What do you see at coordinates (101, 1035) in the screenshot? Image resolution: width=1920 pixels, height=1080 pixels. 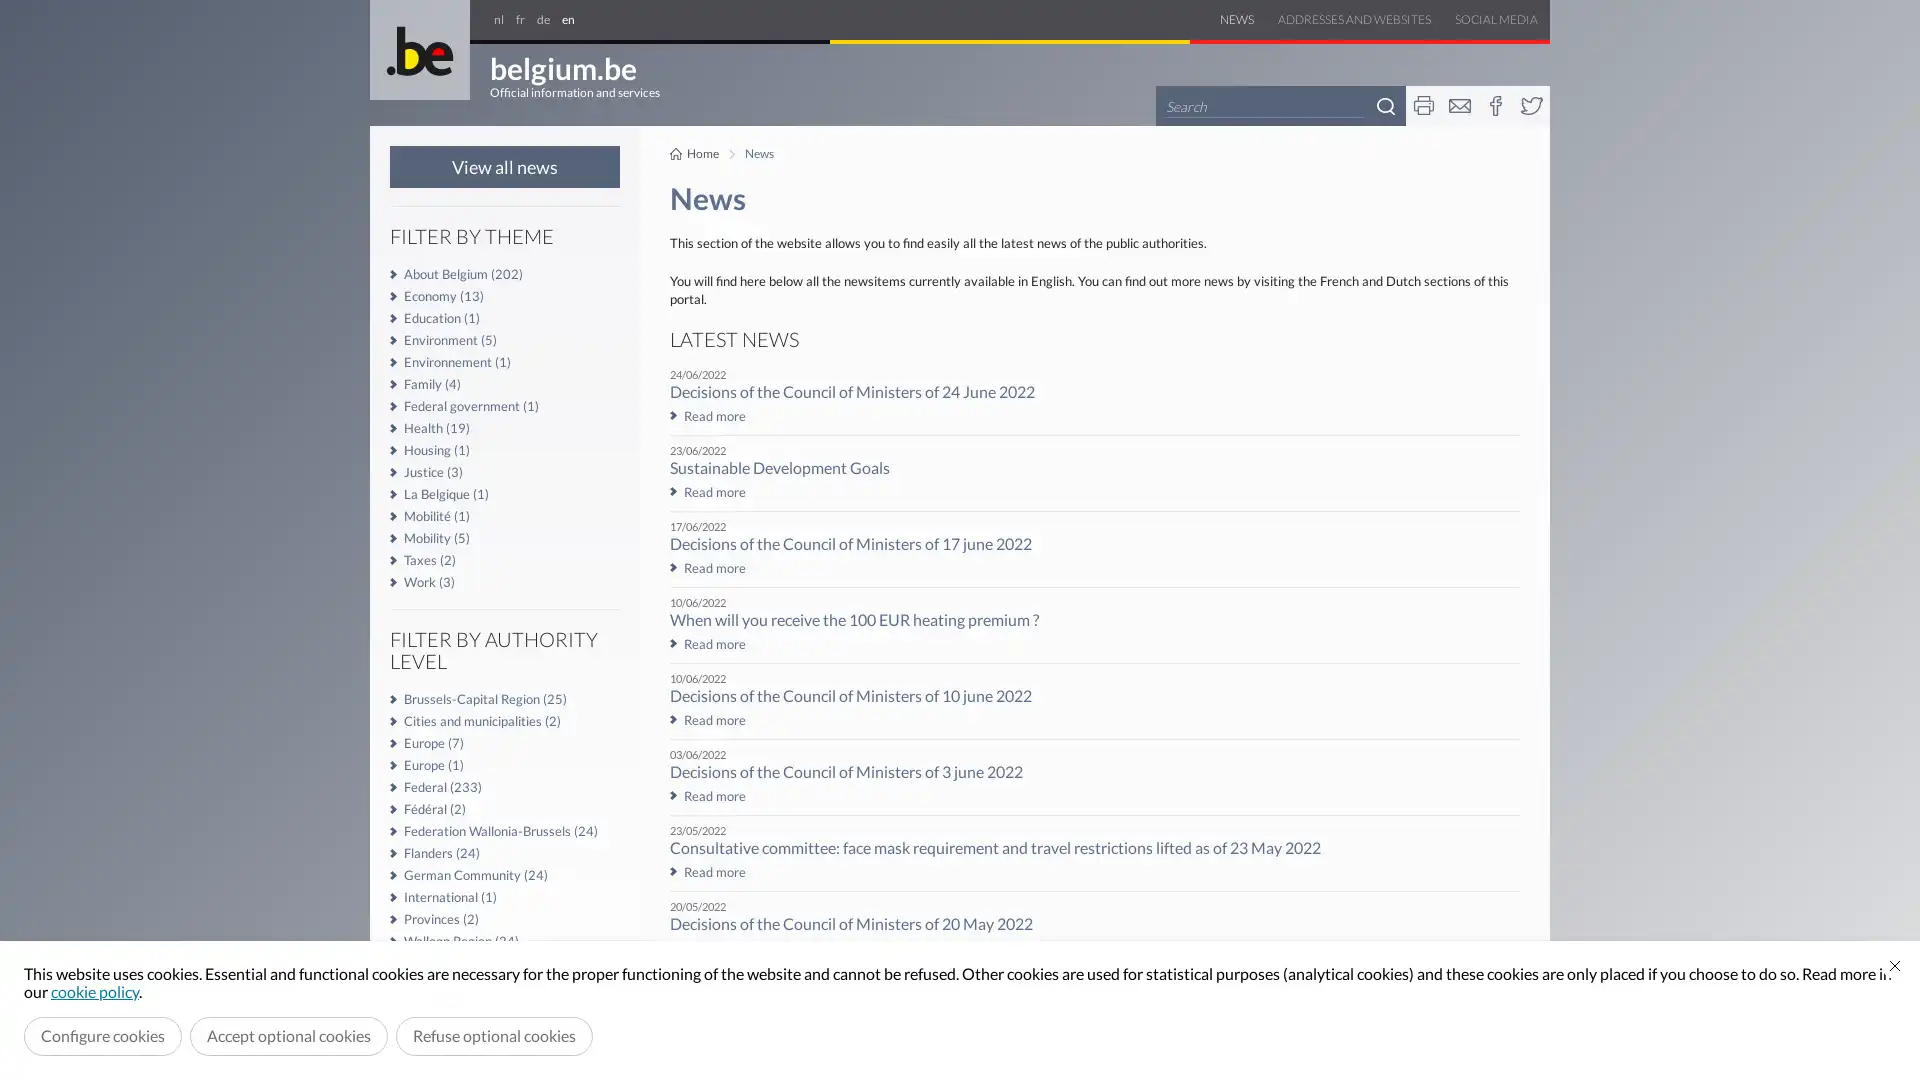 I see `Configure cookies` at bounding box center [101, 1035].